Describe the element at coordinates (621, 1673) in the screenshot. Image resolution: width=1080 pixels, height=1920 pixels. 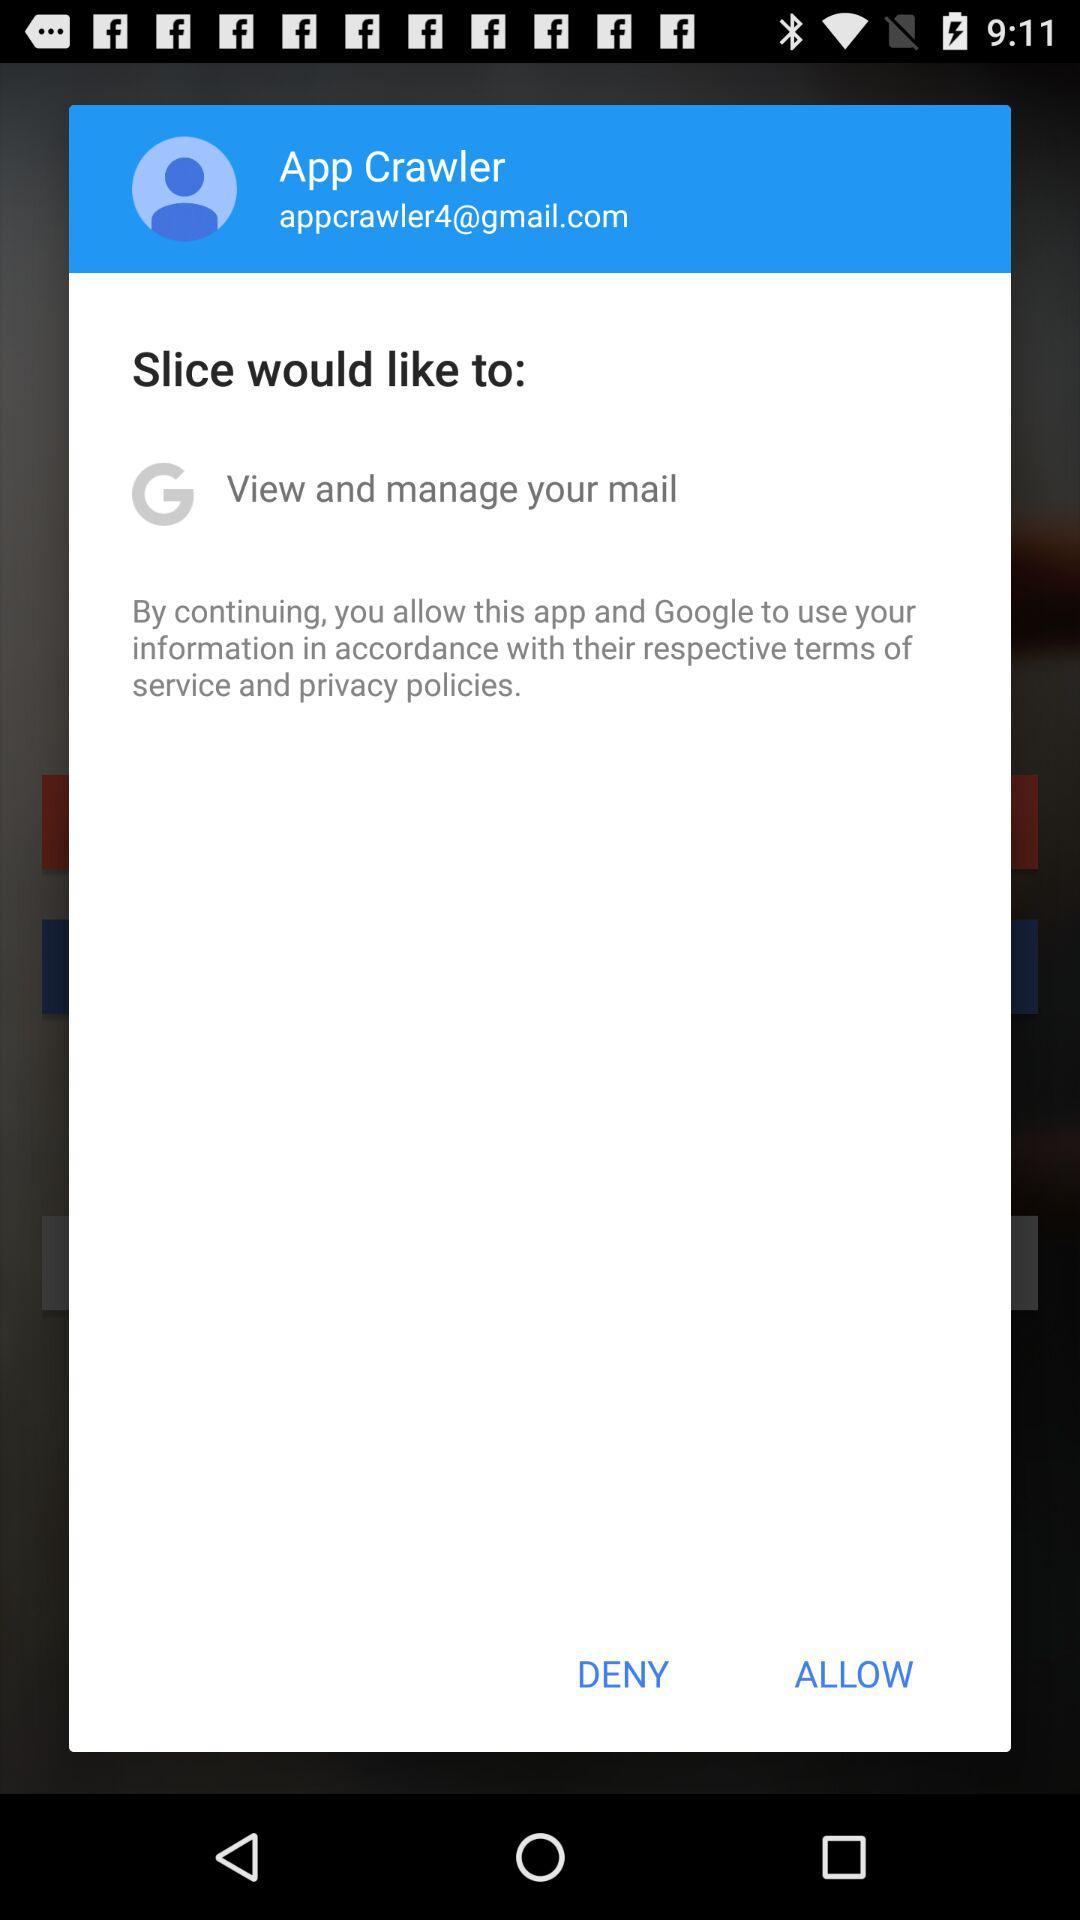
I see `deny at the bottom` at that location.